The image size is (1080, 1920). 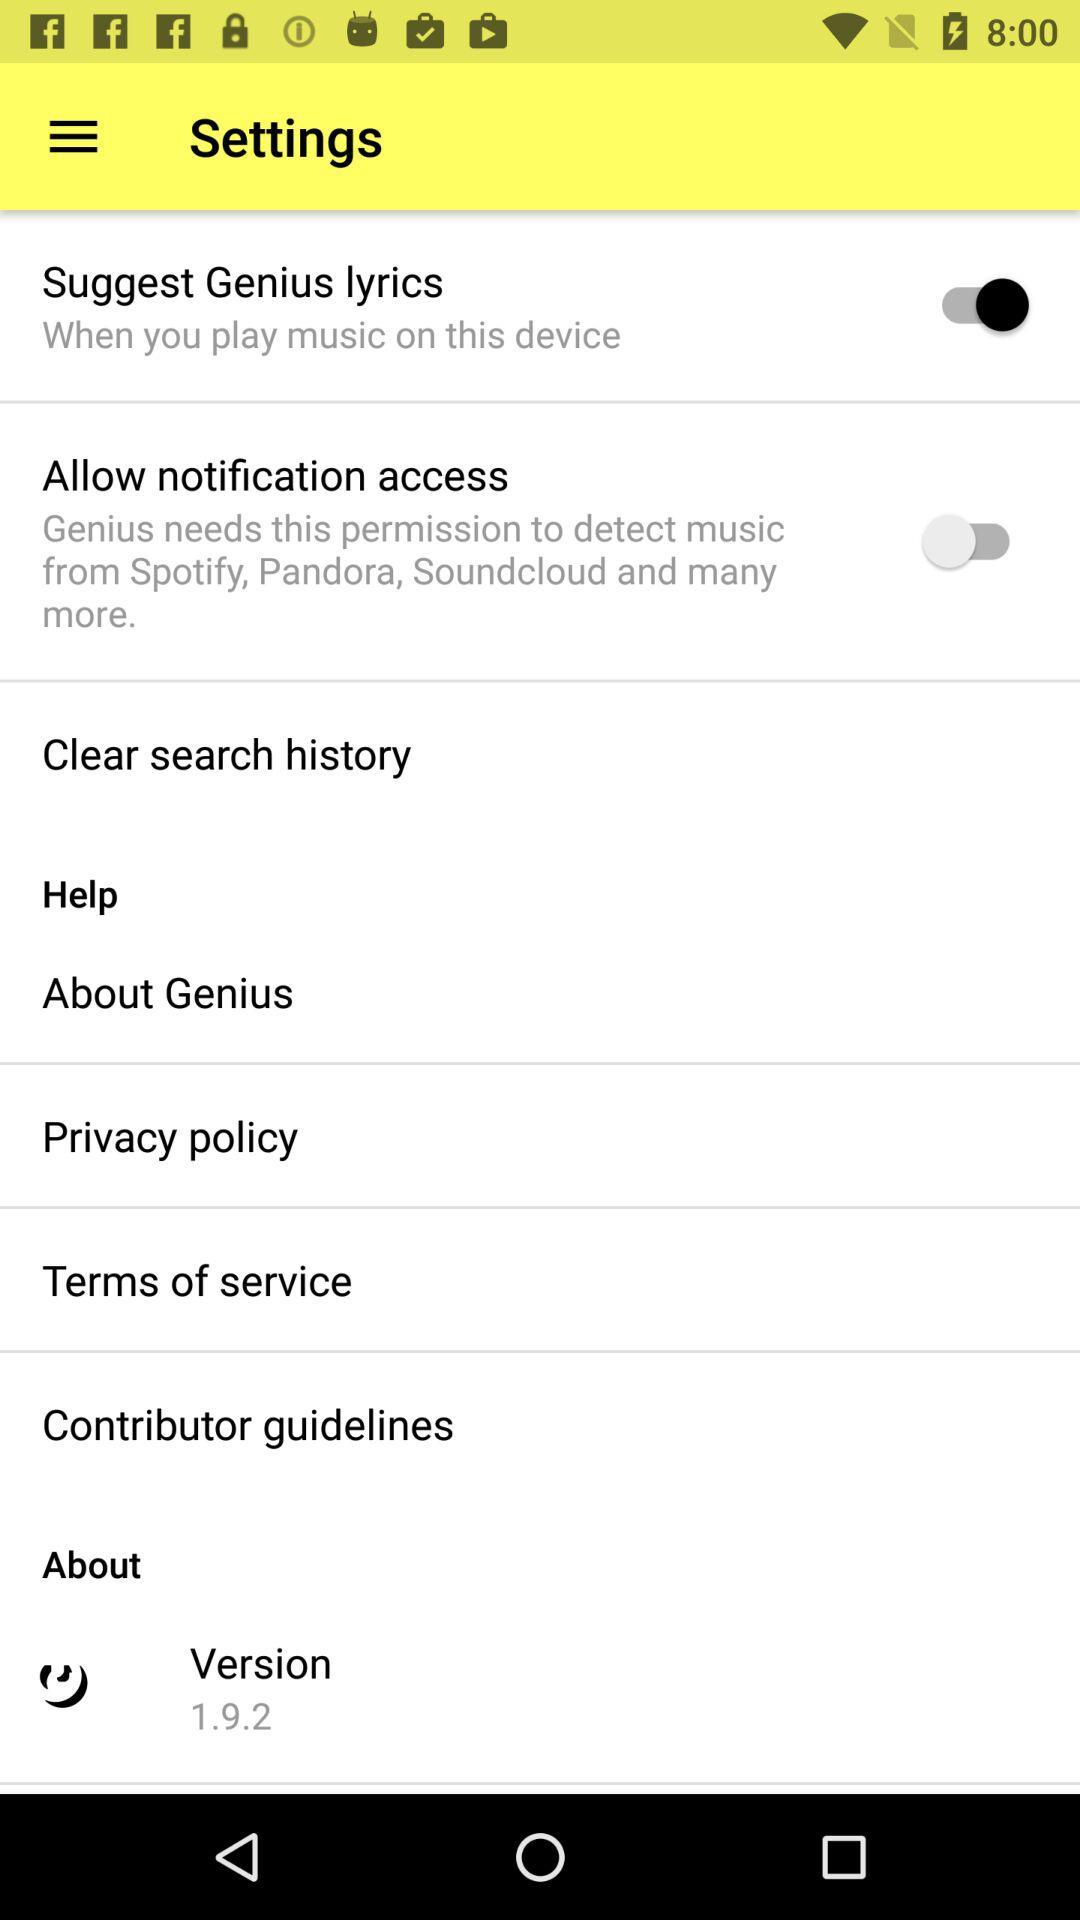 What do you see at coordinates (275, 473) in the screenshot?
I see `the allow notification access icon` at bounding box center [275, 473].